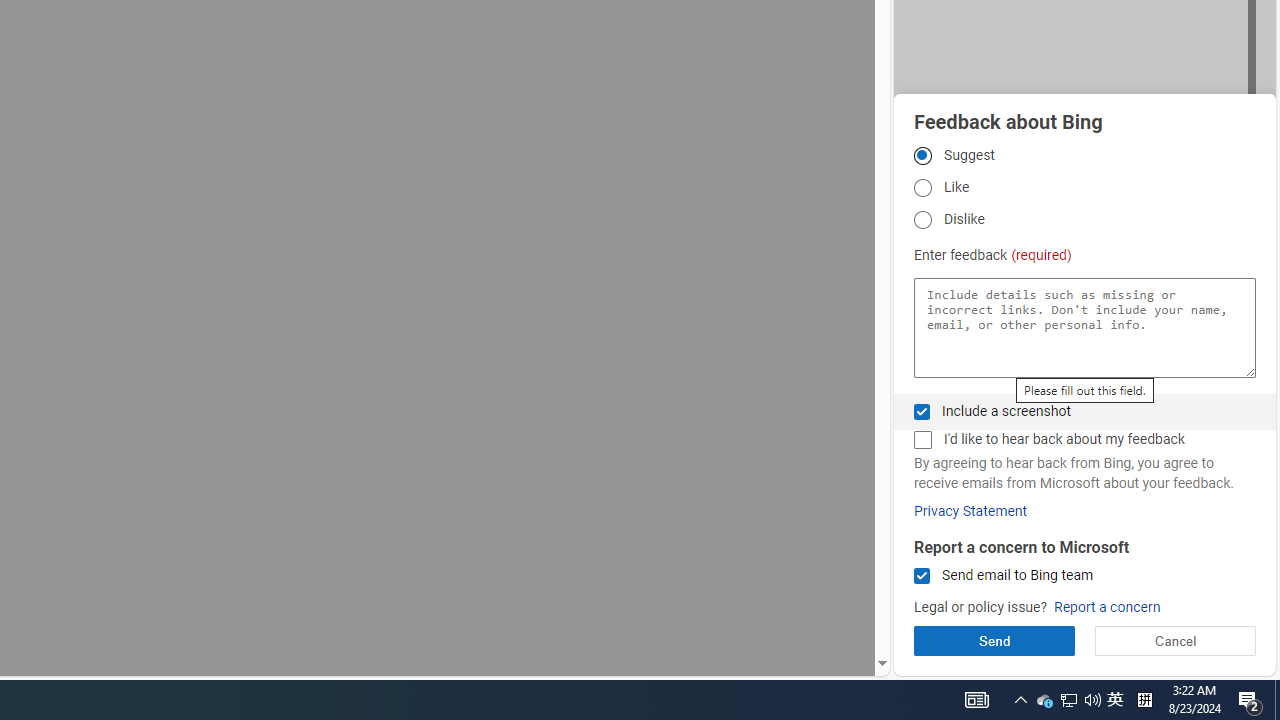 This screenshot has width=1280, height=720. What do you see at coordinates (1175, 640) in the screenshot?
I see `'Cancel'` at bounding box center [1175, 640].